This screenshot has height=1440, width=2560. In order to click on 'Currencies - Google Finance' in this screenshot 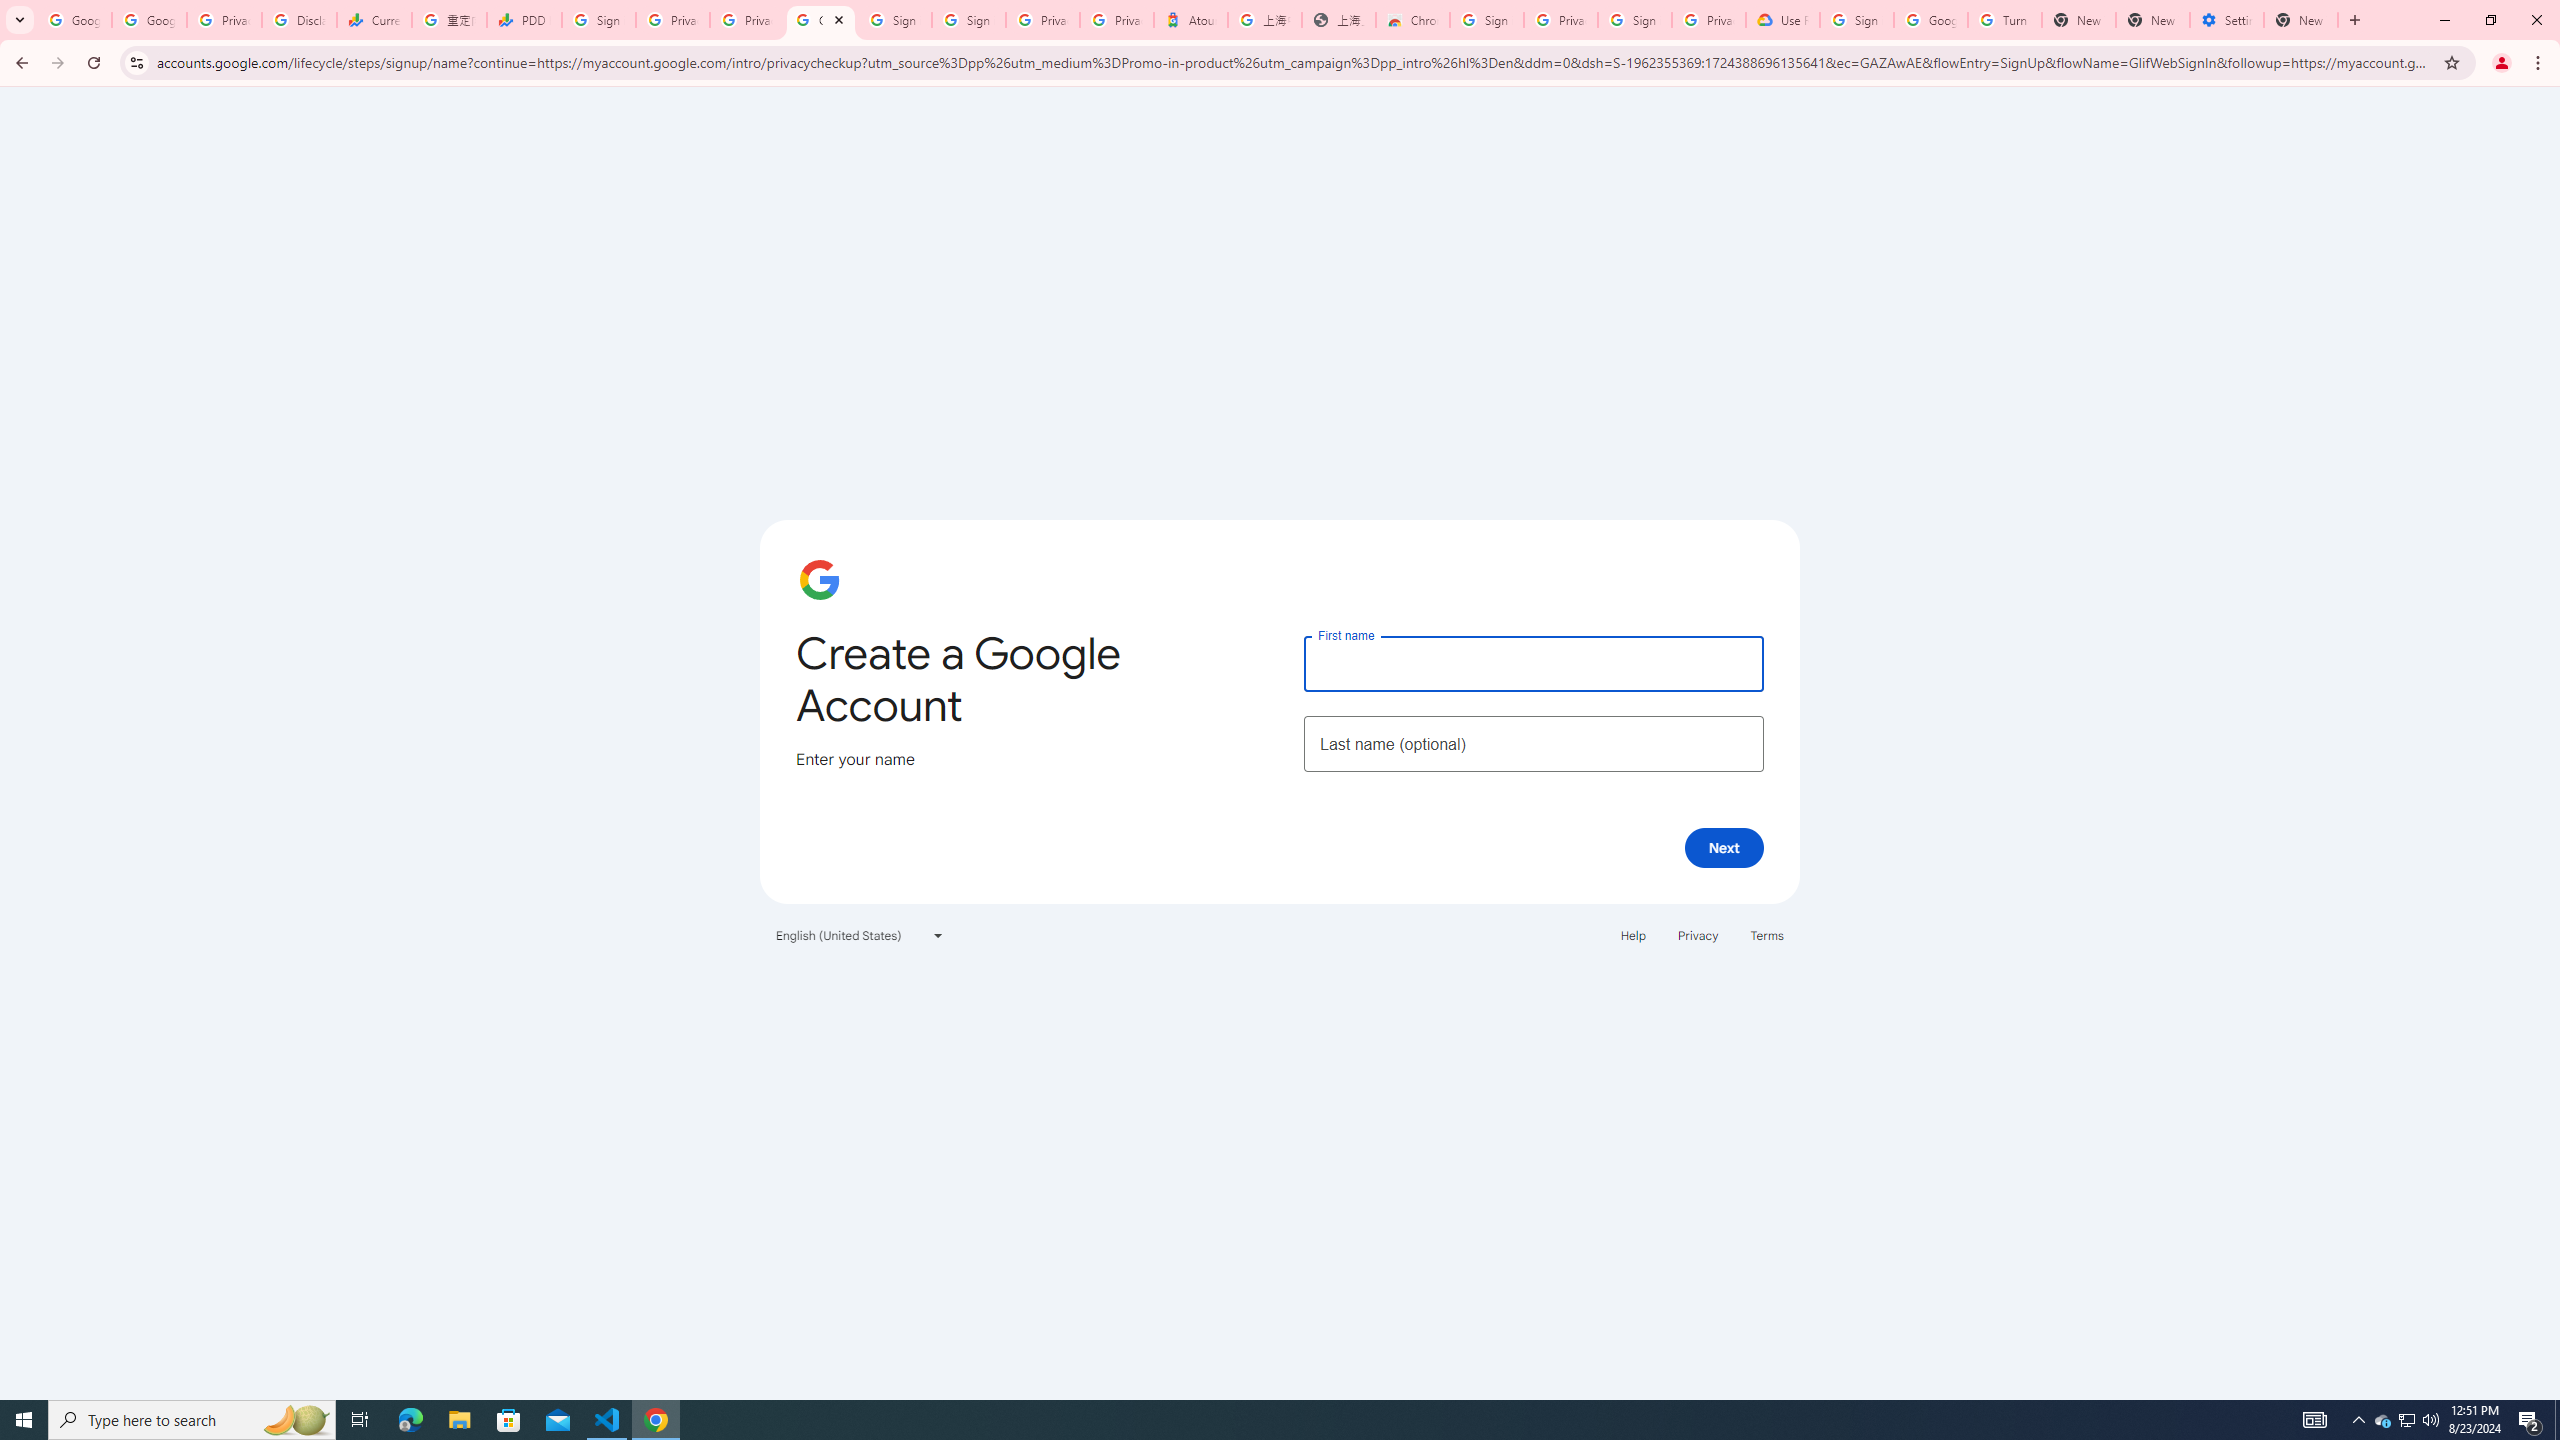, I will do `click(372, 19)`.